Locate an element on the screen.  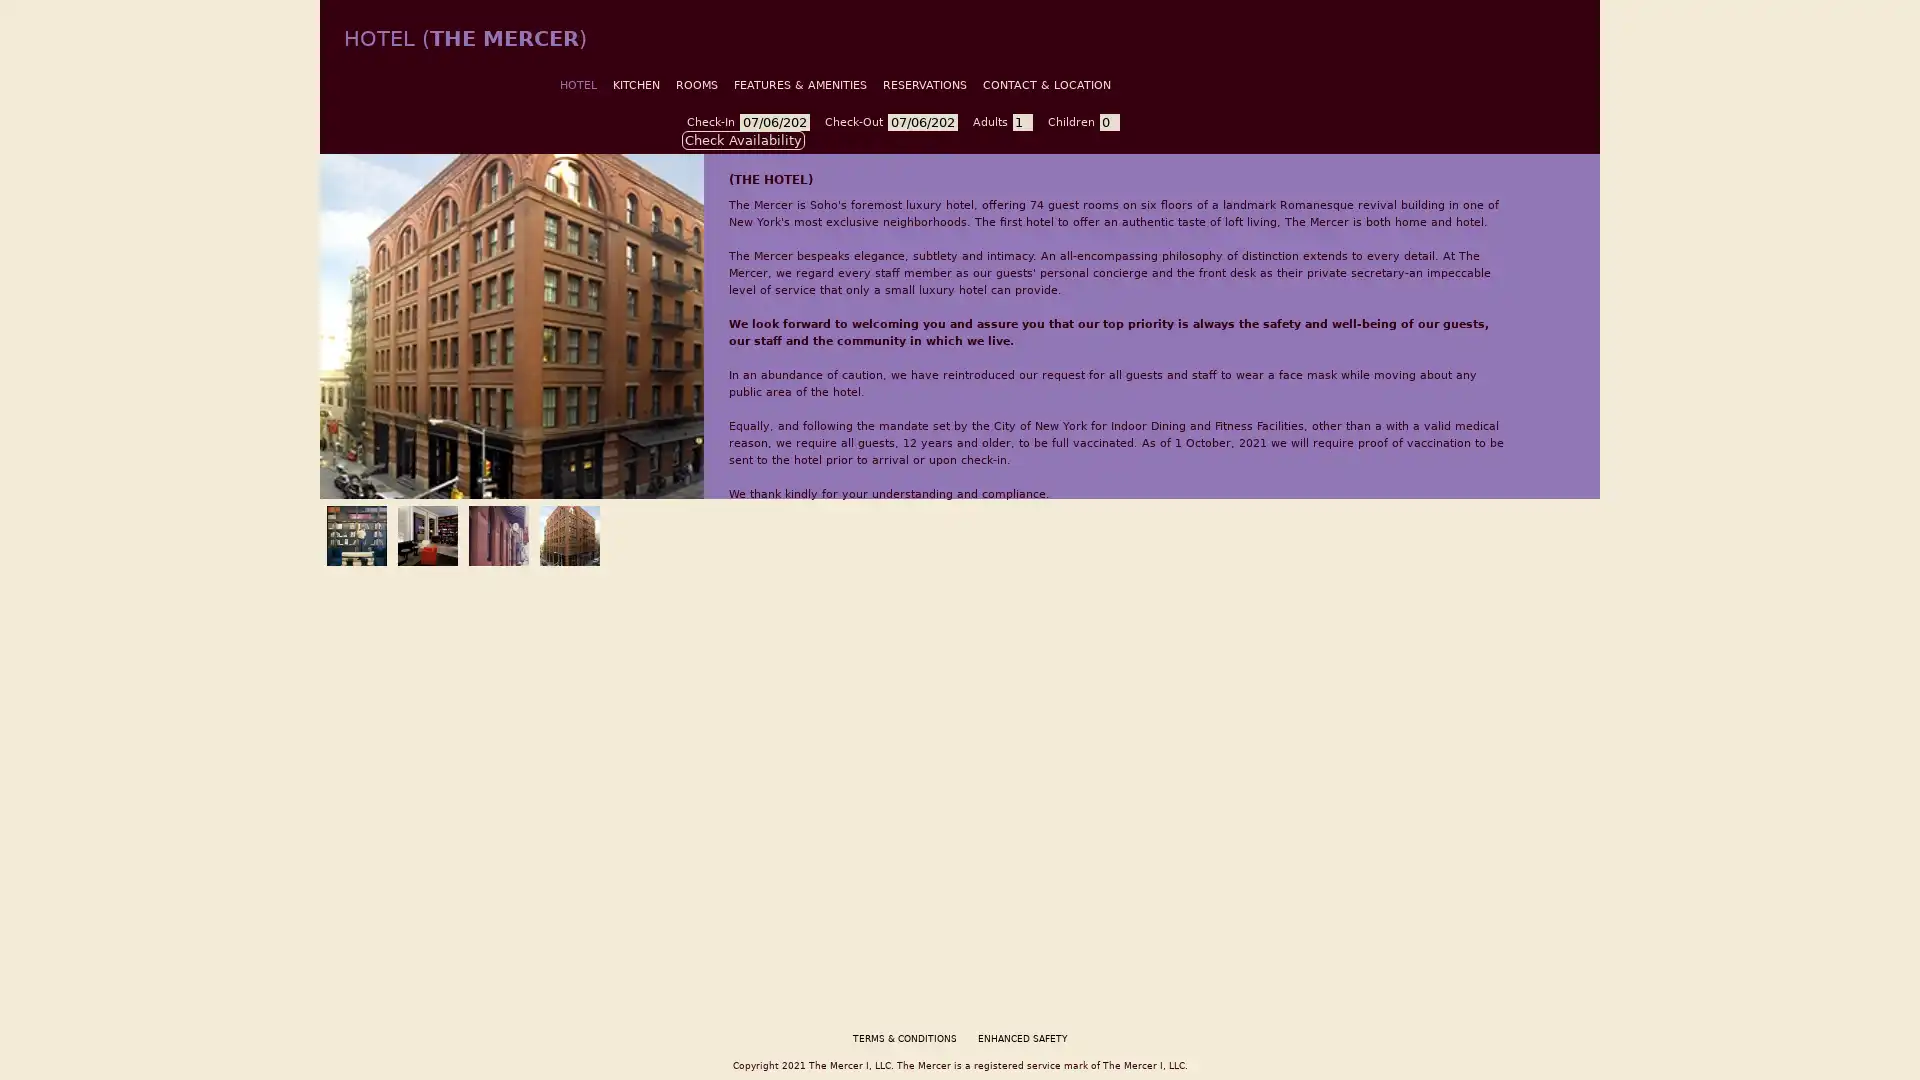
Check Availability is located at coordinates (742, 139).